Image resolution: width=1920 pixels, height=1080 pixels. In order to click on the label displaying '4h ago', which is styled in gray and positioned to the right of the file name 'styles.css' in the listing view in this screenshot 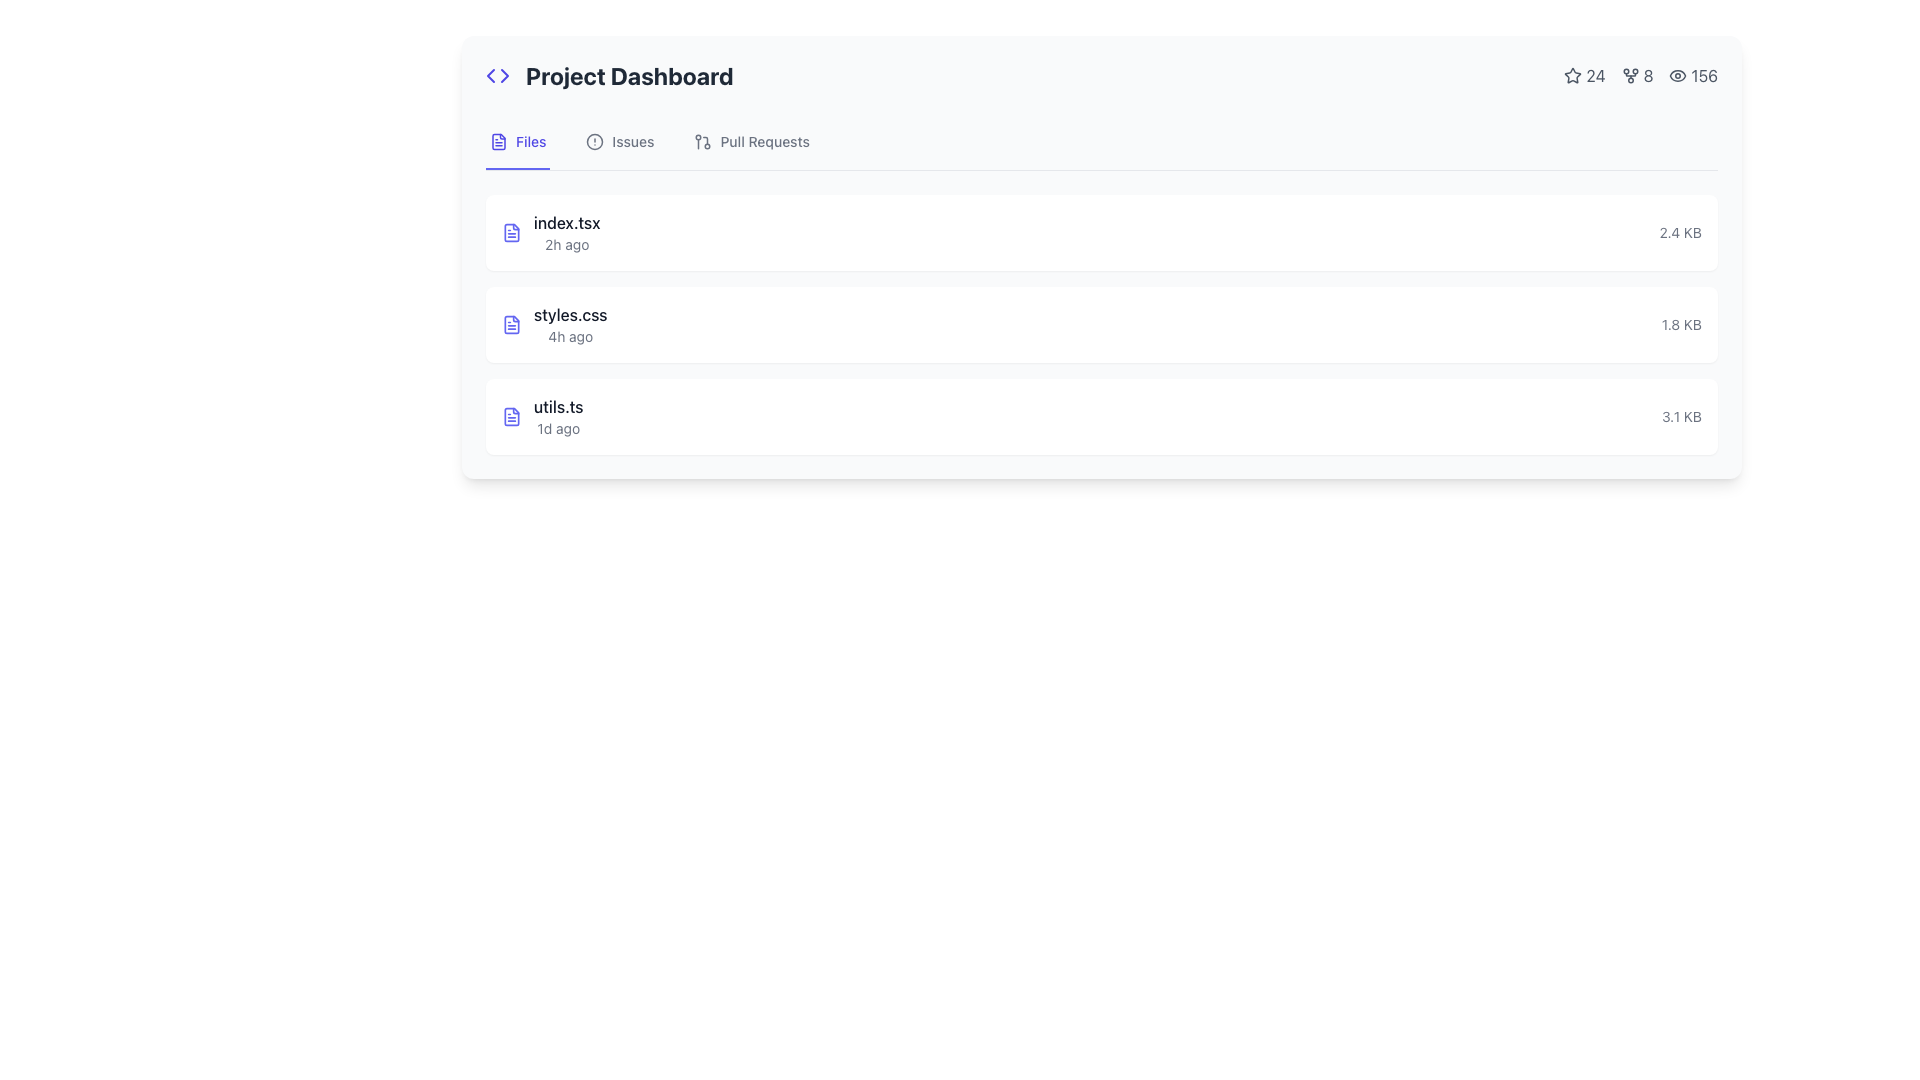, I will do `click(569, 335)`.